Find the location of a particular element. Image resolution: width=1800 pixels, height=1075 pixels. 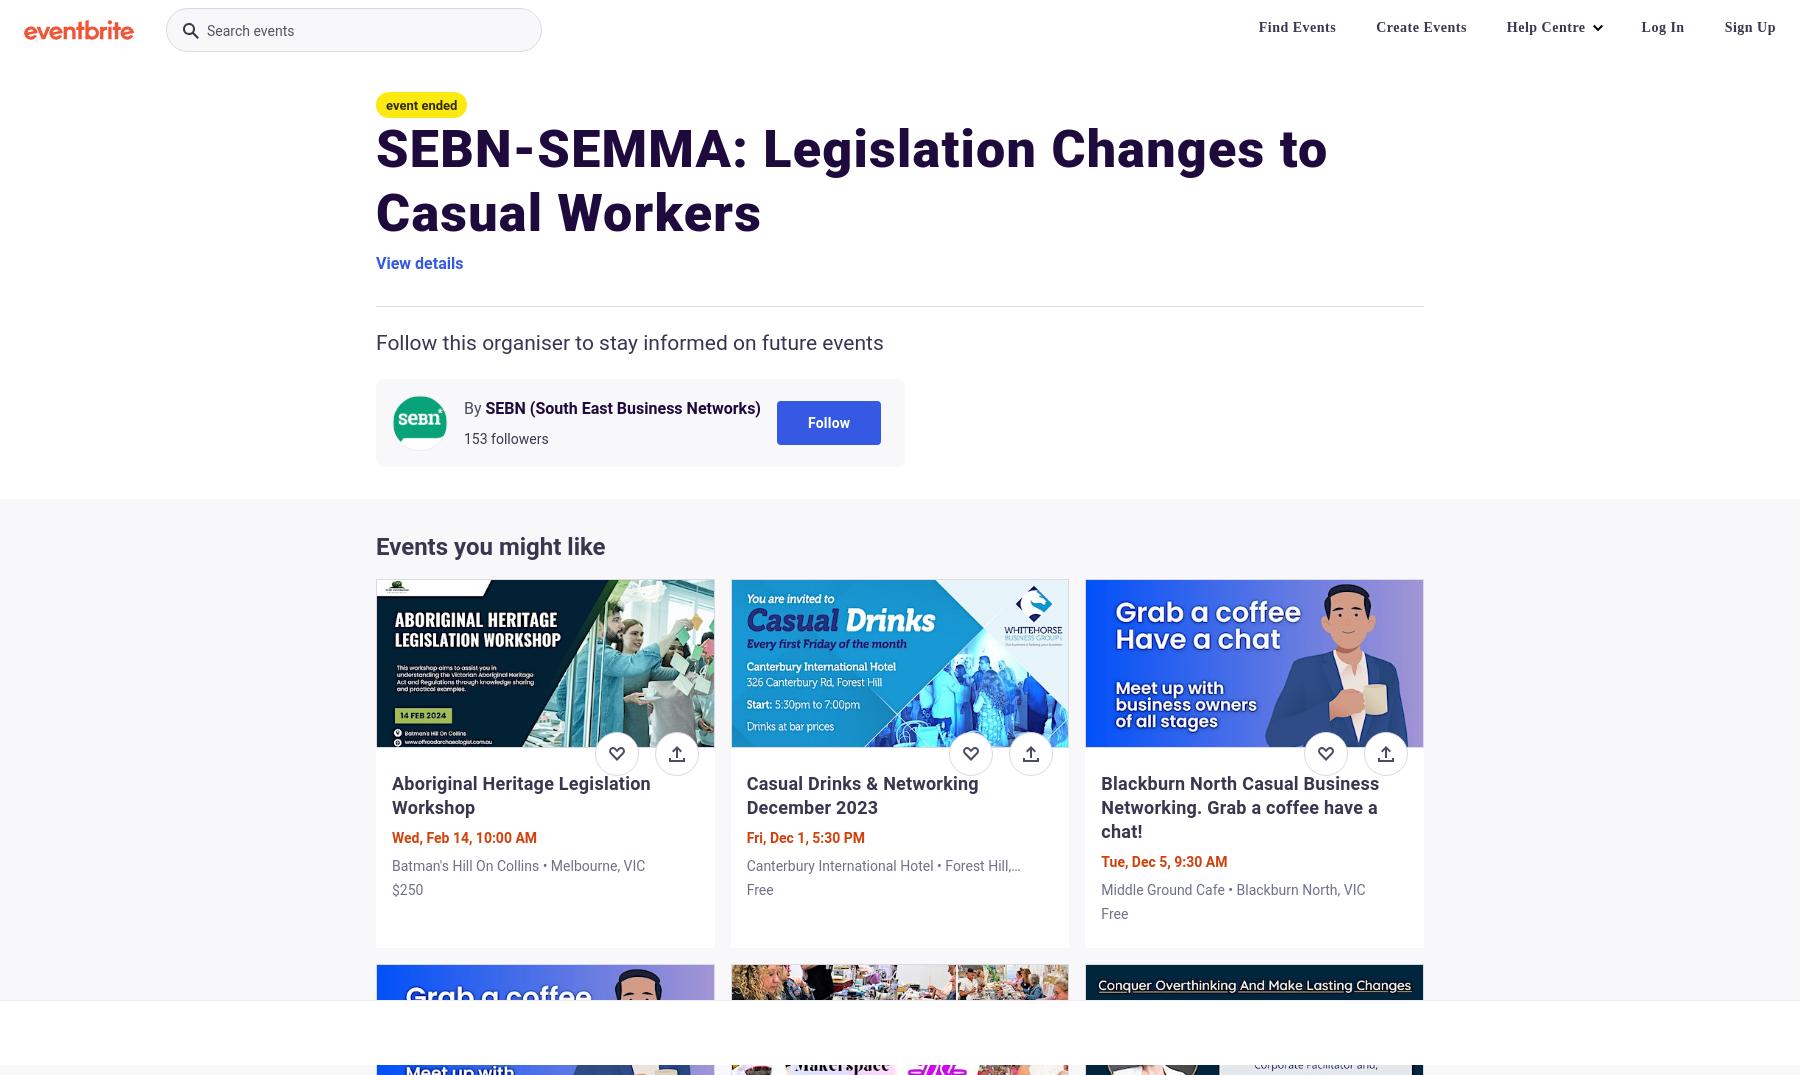

'Event ended' is located at coordinates (421, 104).